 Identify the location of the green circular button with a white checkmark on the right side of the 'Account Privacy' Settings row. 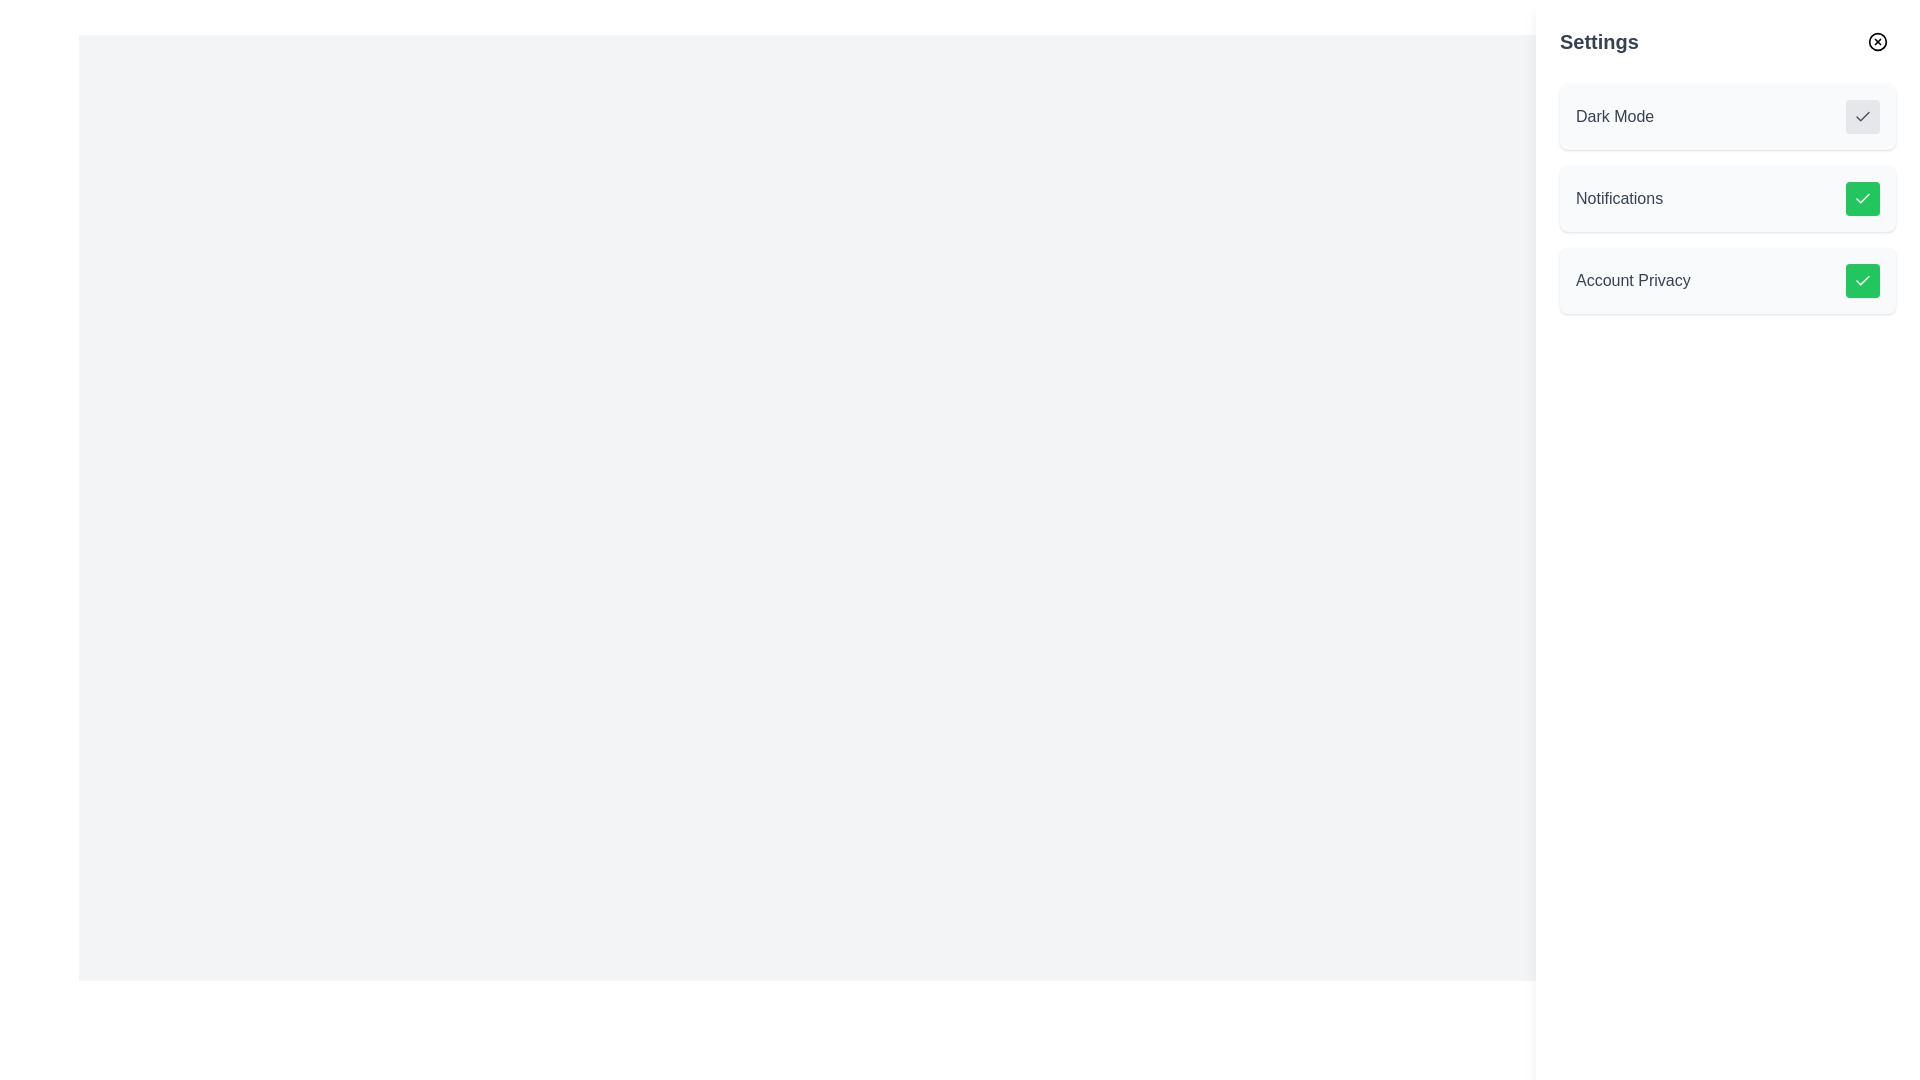
(1727, 281).